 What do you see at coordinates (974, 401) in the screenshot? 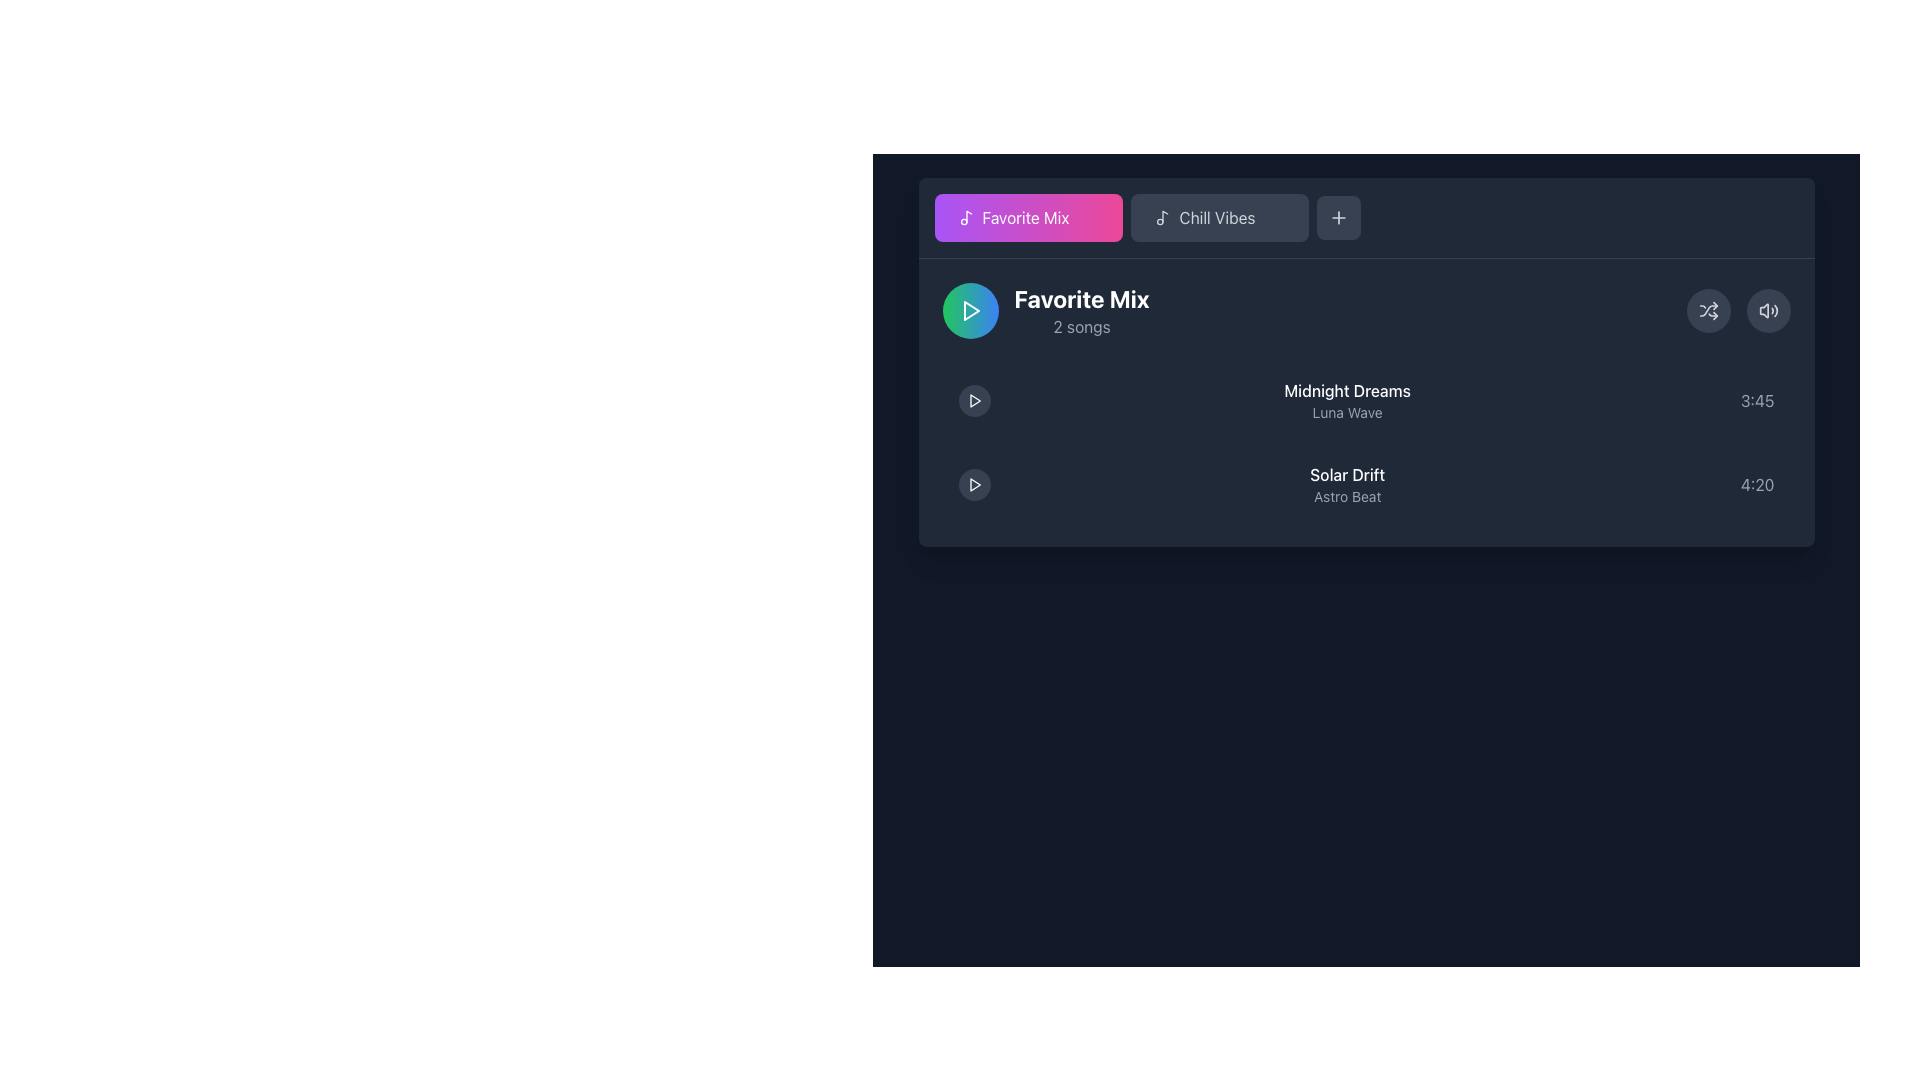
I see `the play button for the song 'Midnight Dreams'` at bounding box center [974, 401].